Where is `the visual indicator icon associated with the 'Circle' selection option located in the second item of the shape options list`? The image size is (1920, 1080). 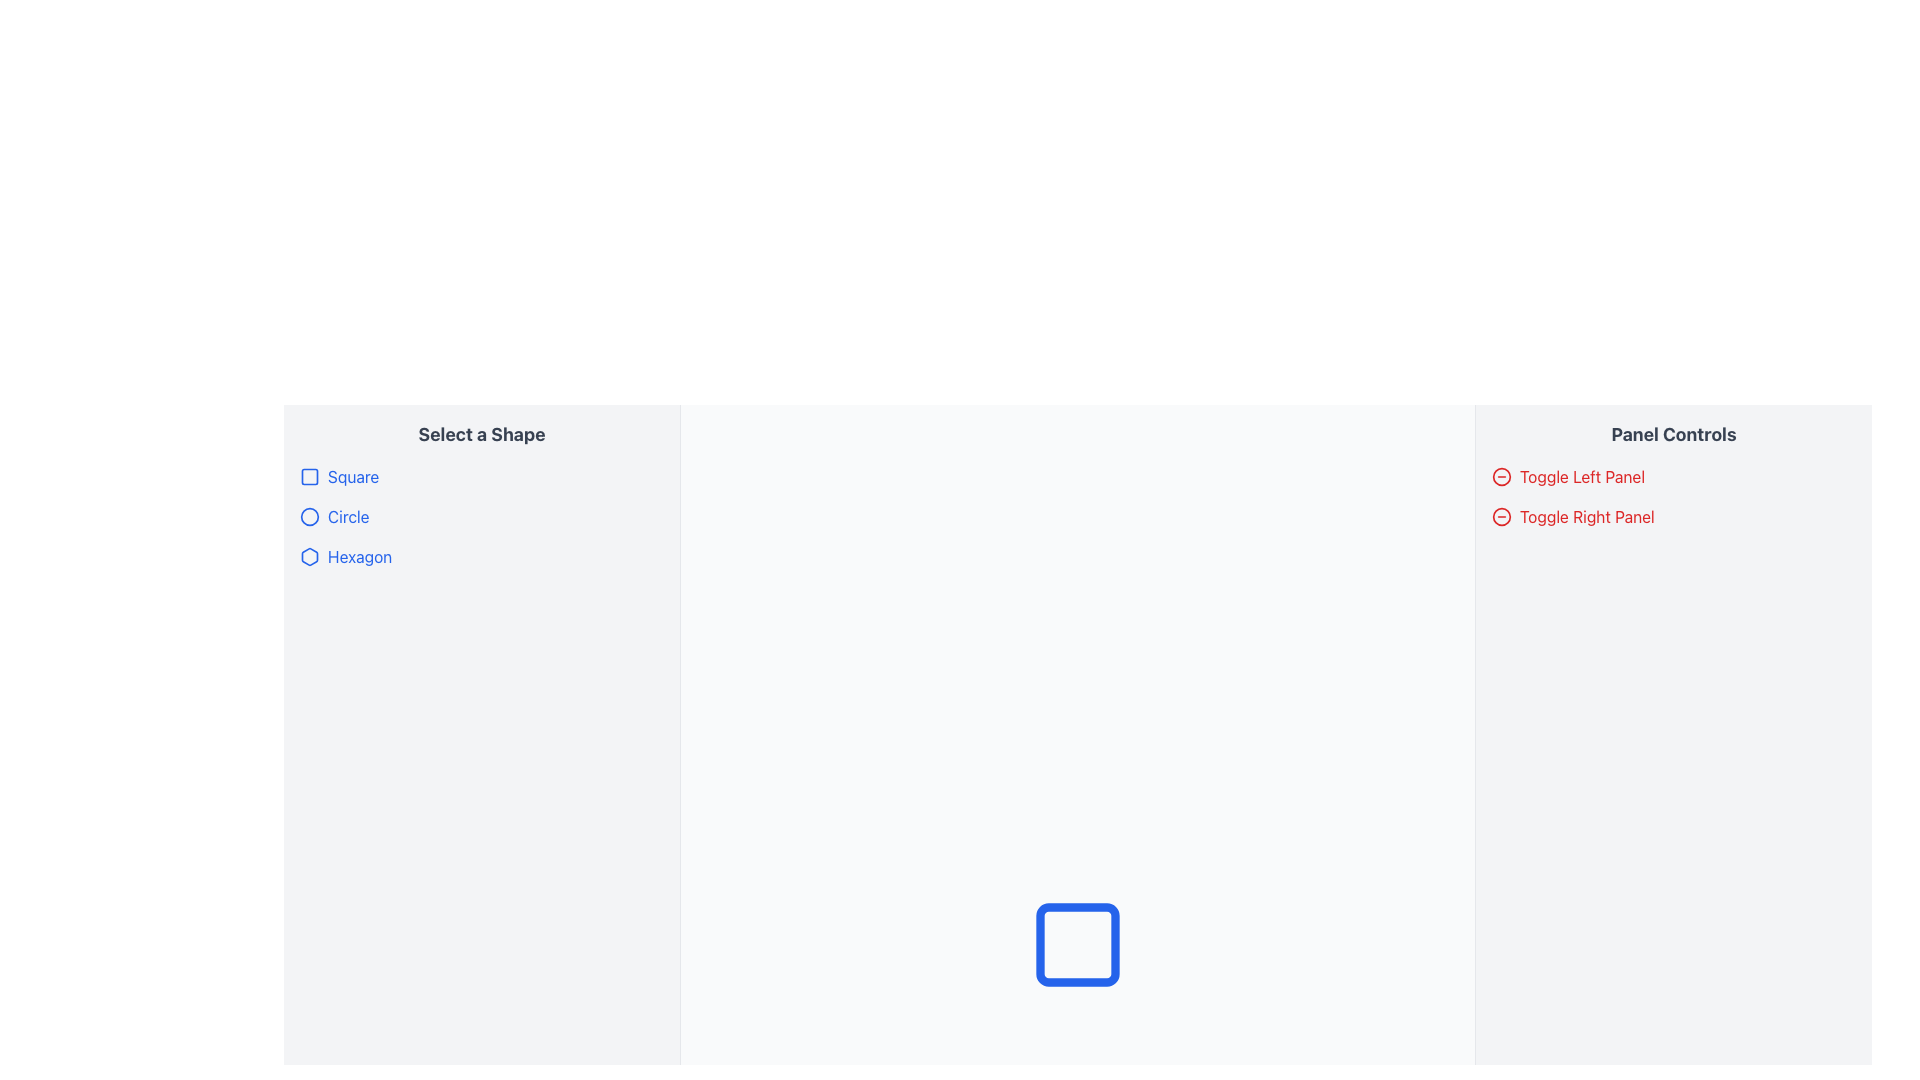
the visual indicator icon associated with the 'Circle' selection option located in the second item of the shape options list is located at coordinates (309, 515).